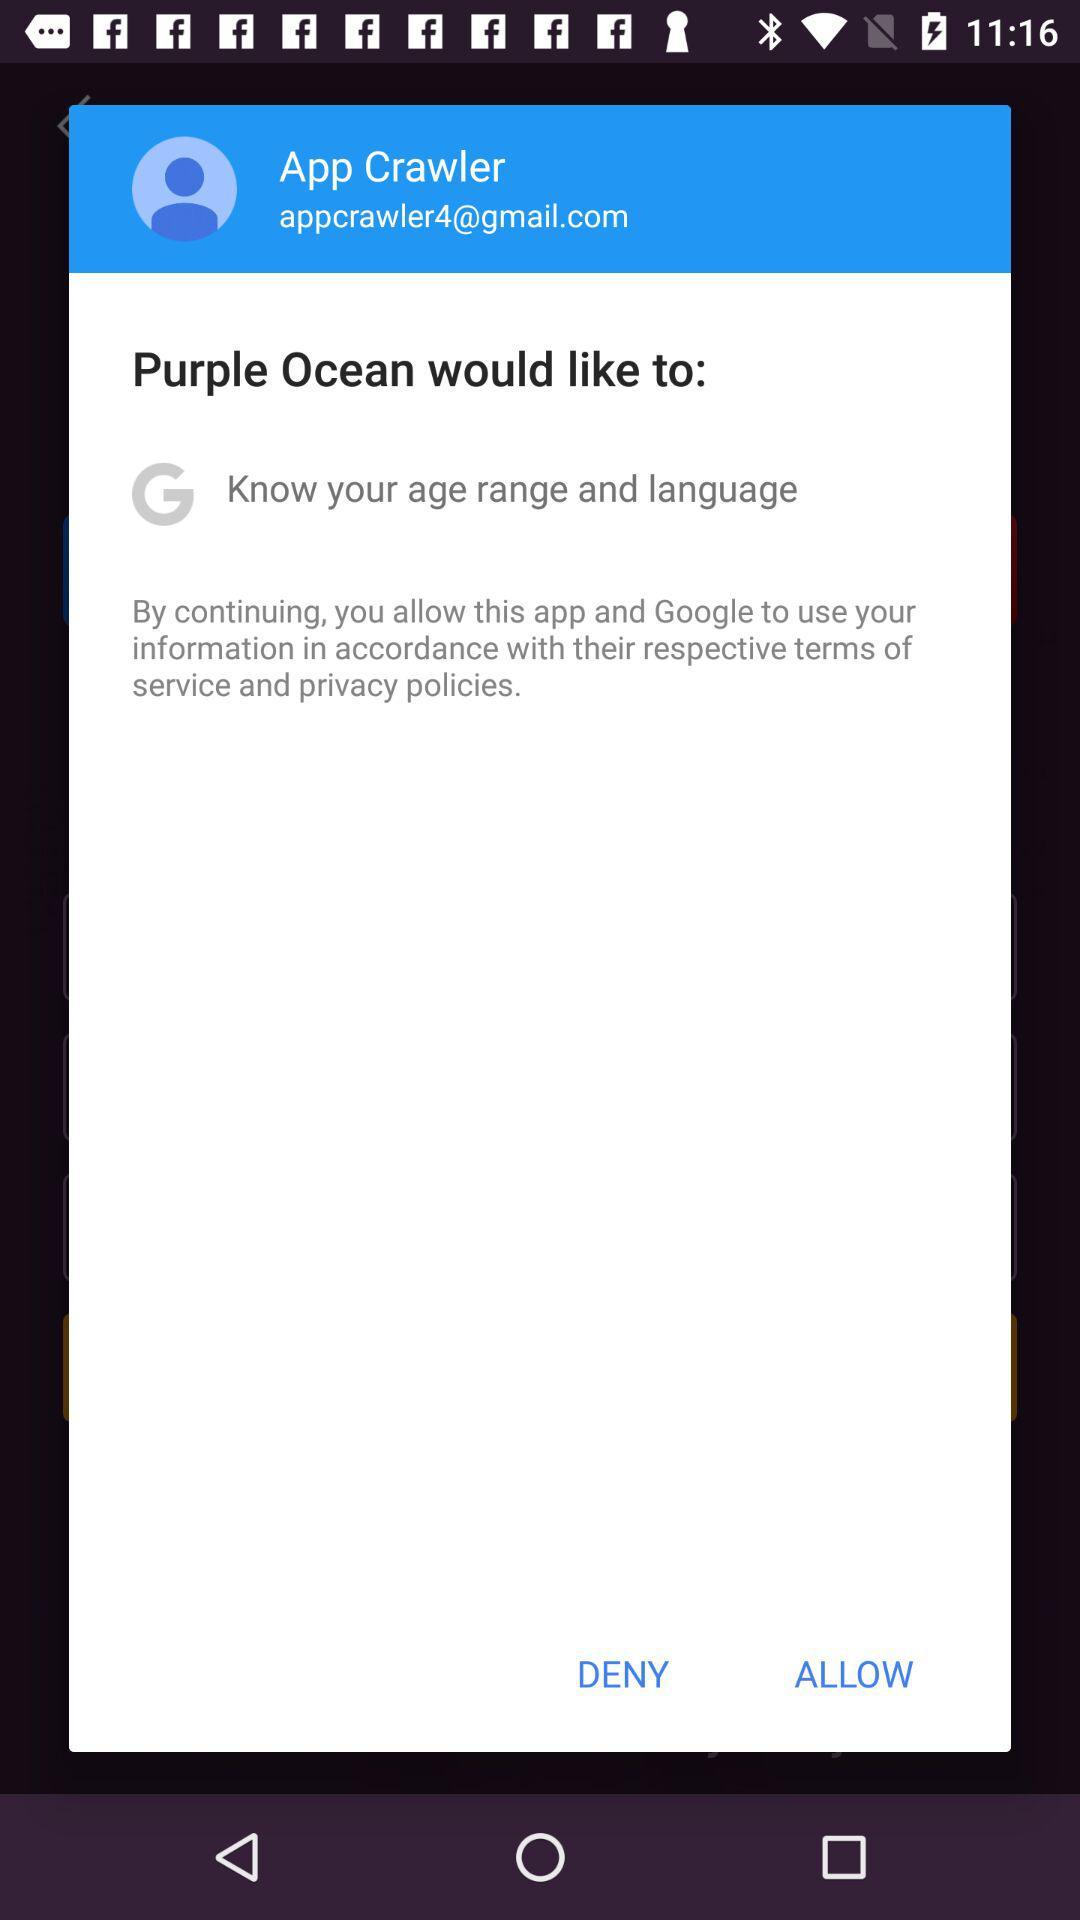 This screenshot has height=1920, width=1080. Describe the element at coordinates (454, 214) in the screenshot. I see `appcrawler4@gmail.com item` at that location.